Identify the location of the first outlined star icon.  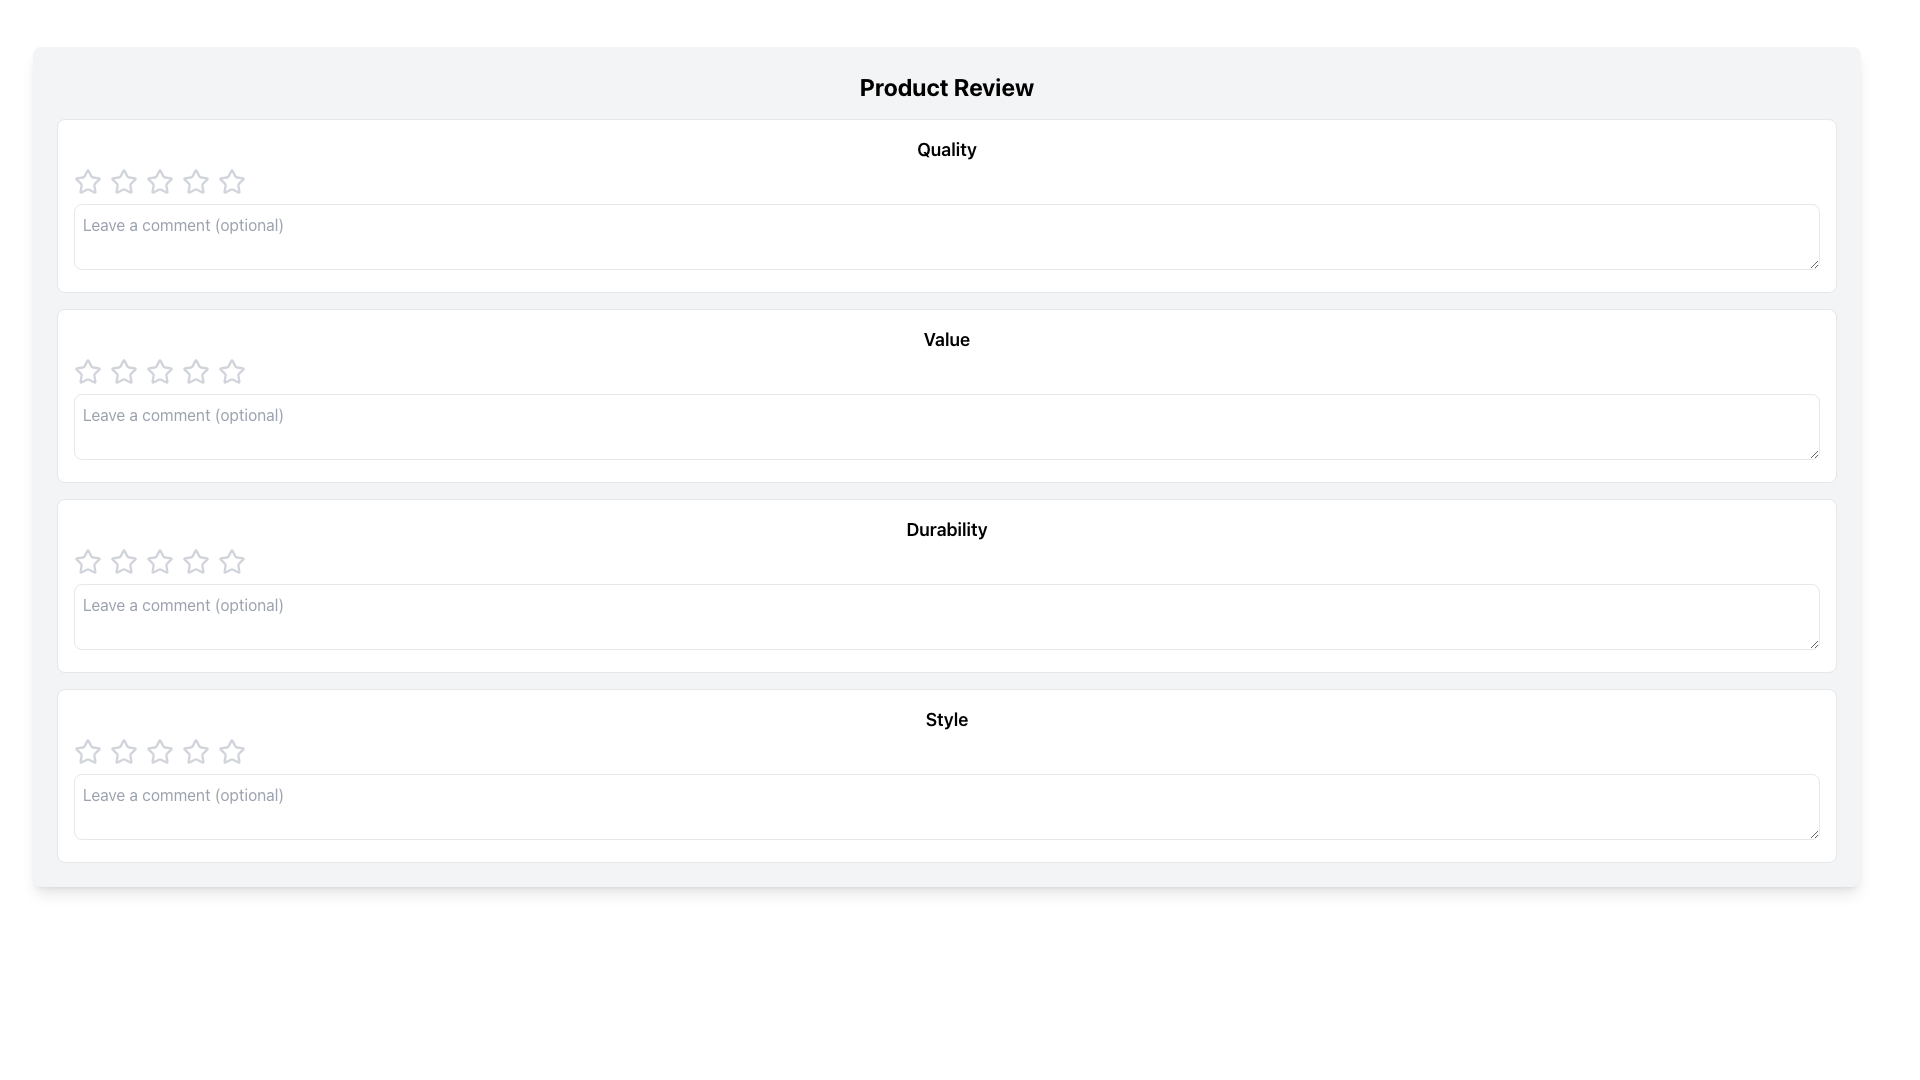
(158, 561).